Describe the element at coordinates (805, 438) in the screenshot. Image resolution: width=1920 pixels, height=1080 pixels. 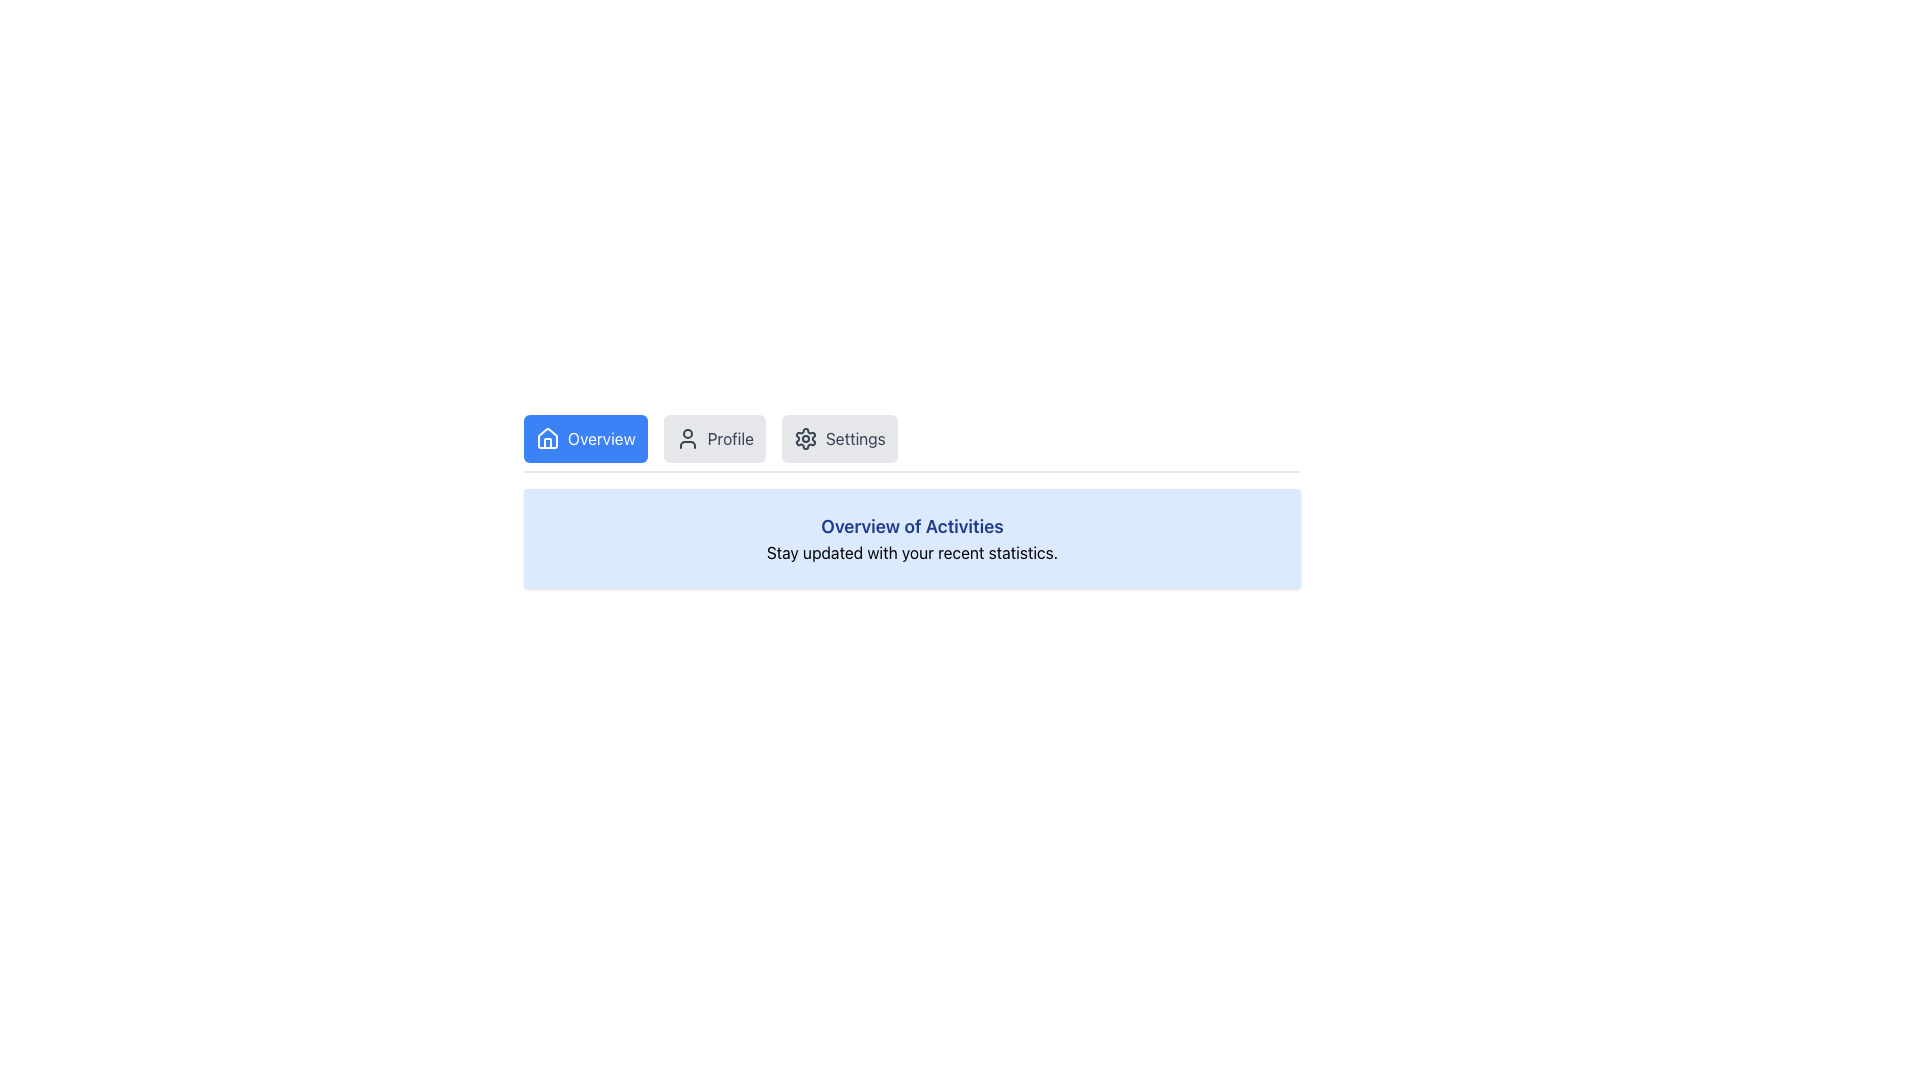
I see `the gear-shaped settings icon located in the horizontal navigation bar, which is the leftmost subcomponent of the third segment` at that location.